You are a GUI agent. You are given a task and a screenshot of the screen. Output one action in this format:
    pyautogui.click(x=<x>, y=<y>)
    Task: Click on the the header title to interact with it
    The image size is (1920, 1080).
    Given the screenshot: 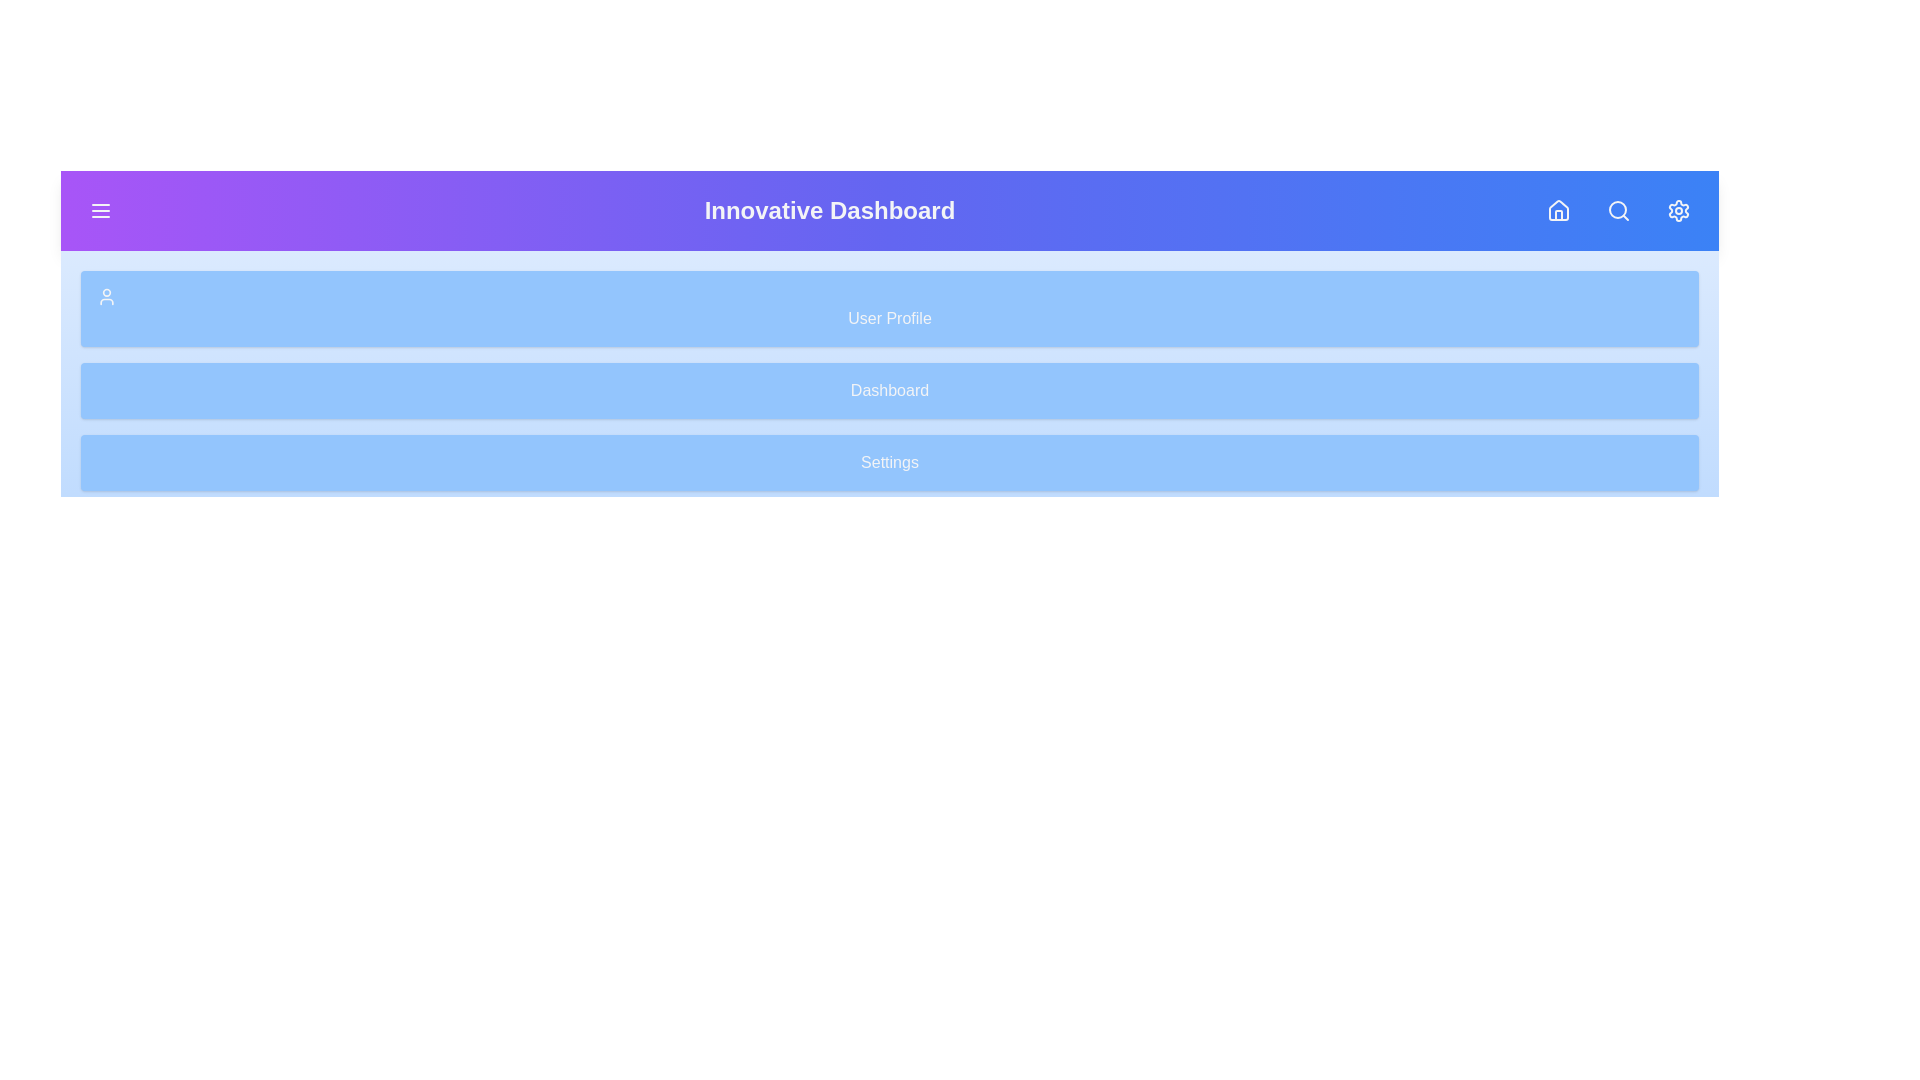 What is the action you would take?
    pyautogui.click(x=830, y=211)
    